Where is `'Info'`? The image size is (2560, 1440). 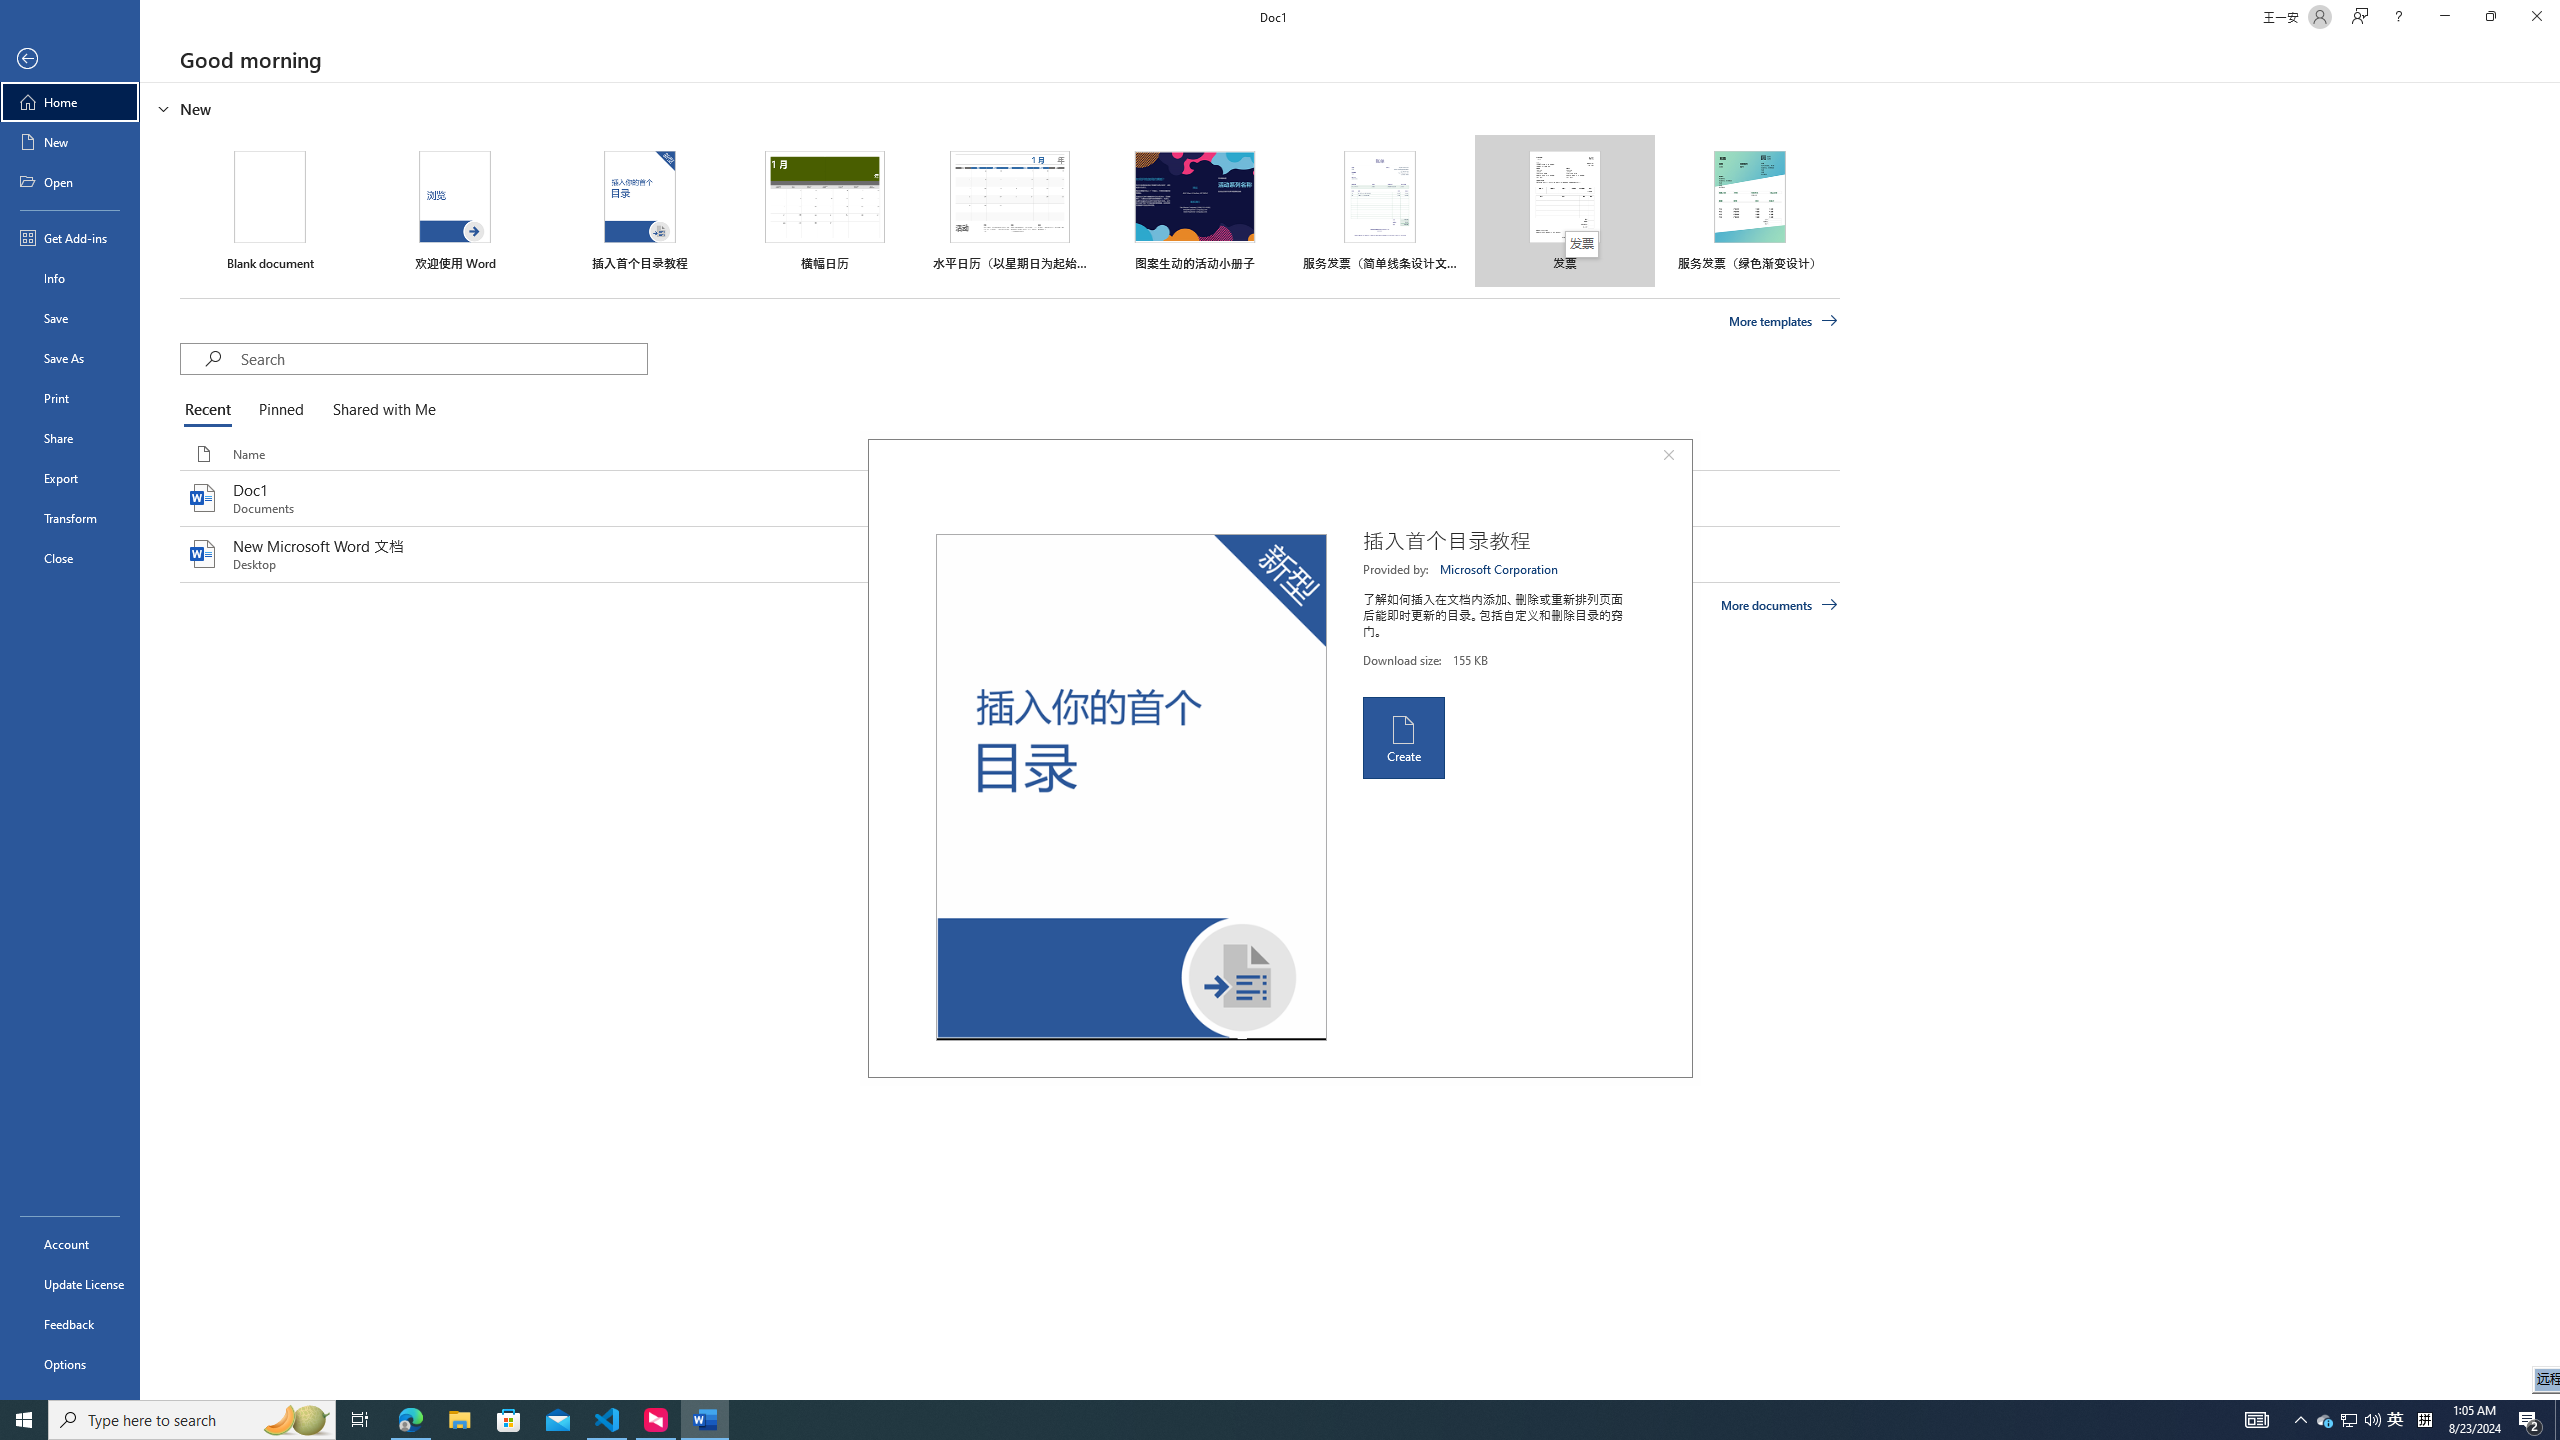 'Info' is located at coordinates (69, 276).